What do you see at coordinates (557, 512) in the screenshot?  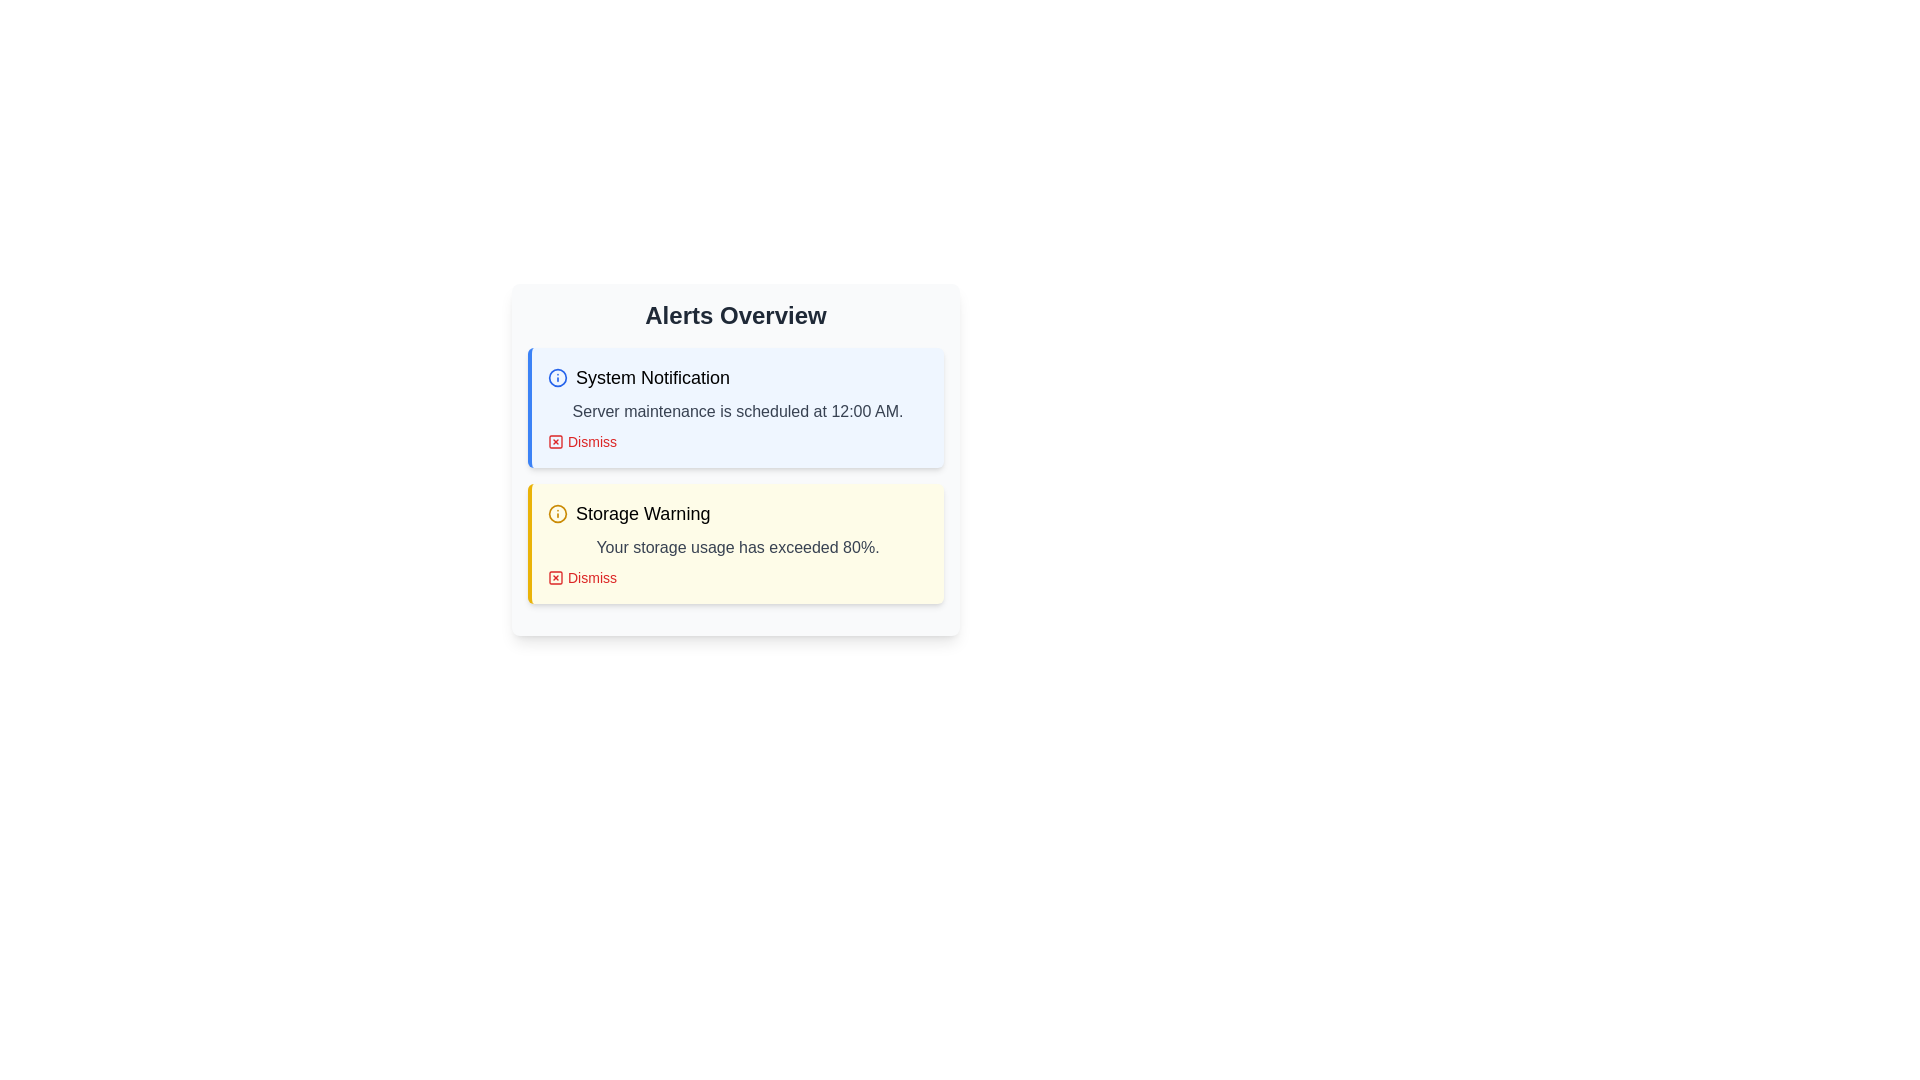 I see `the circular icon with an exclamation mark in the 'Storage Warning' section, which is styled with a yellow fill and dark stroke details` at bounding box center [557, 512].